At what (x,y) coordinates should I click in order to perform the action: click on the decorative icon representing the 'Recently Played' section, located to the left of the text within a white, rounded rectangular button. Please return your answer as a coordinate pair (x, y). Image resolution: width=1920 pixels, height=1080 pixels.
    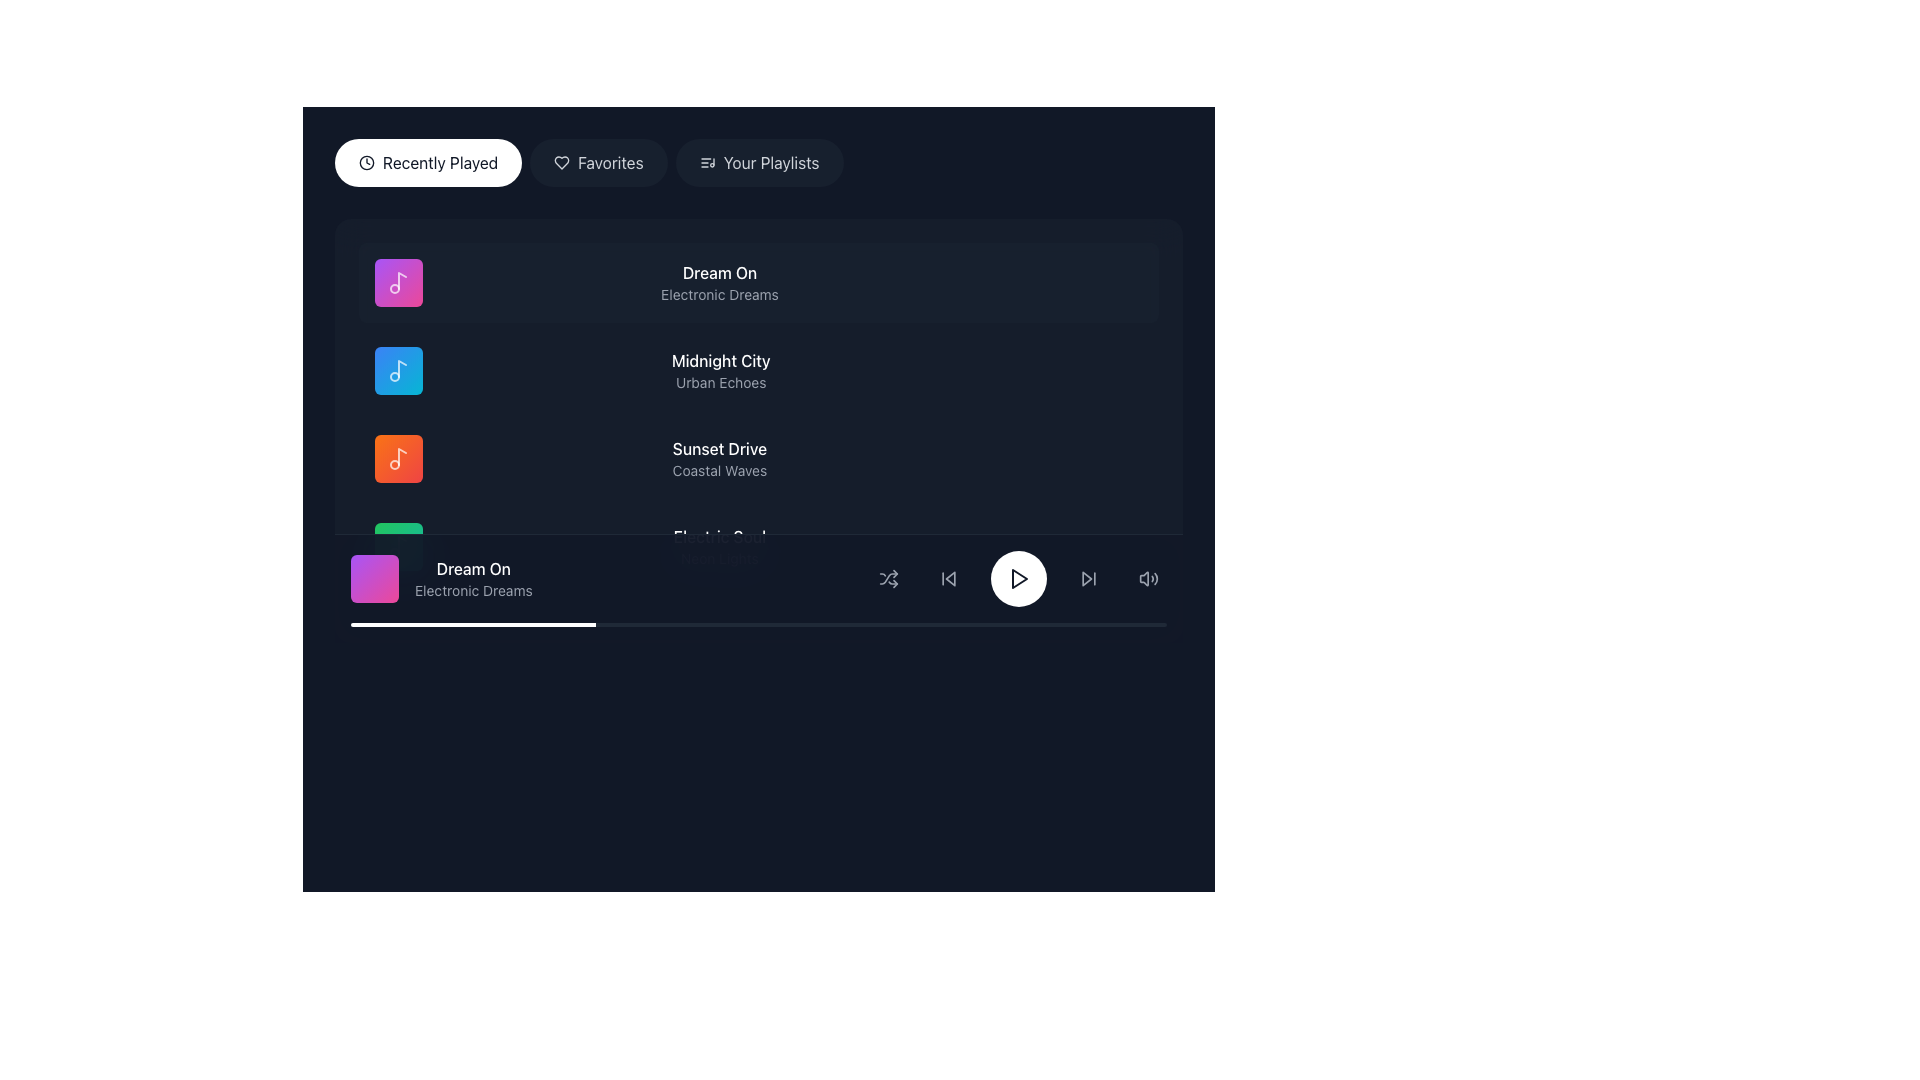
    Looking at the image, I should click on (366, 161).